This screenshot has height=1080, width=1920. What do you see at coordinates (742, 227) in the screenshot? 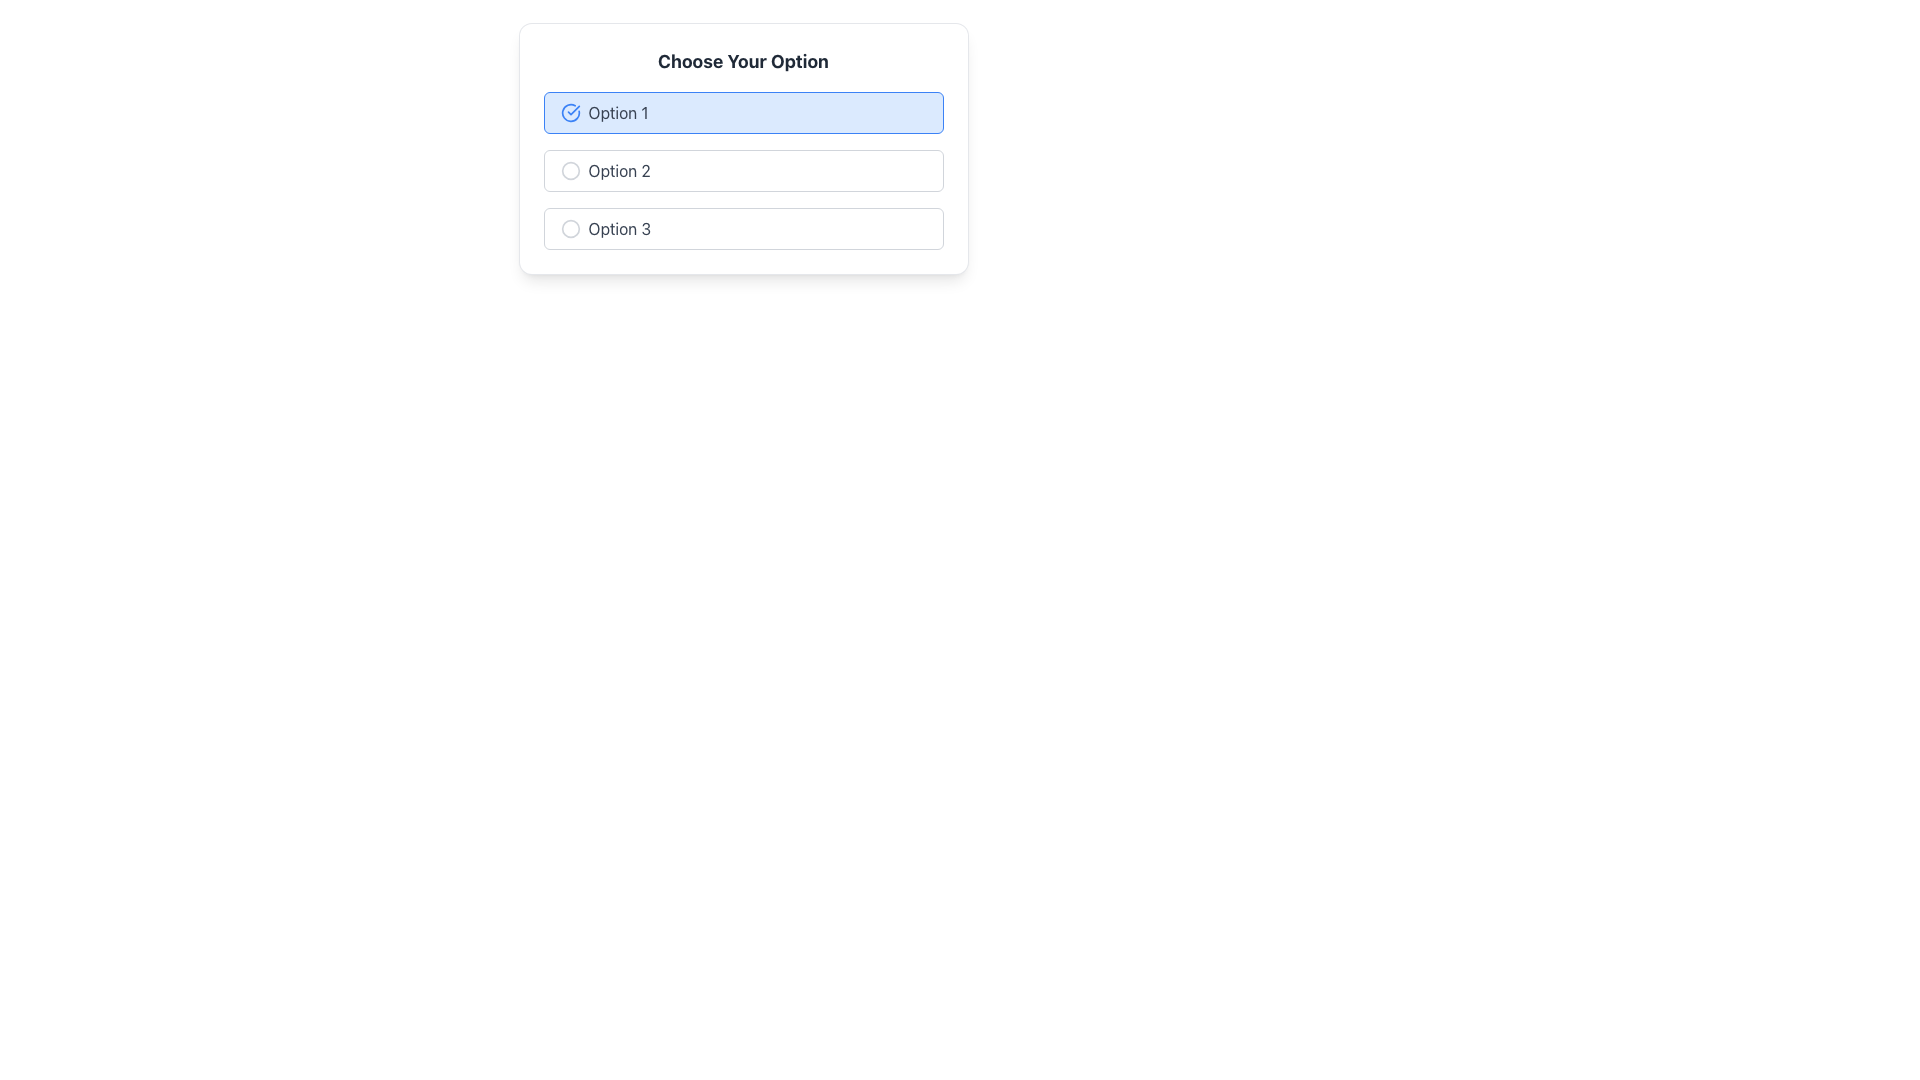
I see `the third option in the 'Choose Your Option' radio button set` at bounding box center [742, 227].